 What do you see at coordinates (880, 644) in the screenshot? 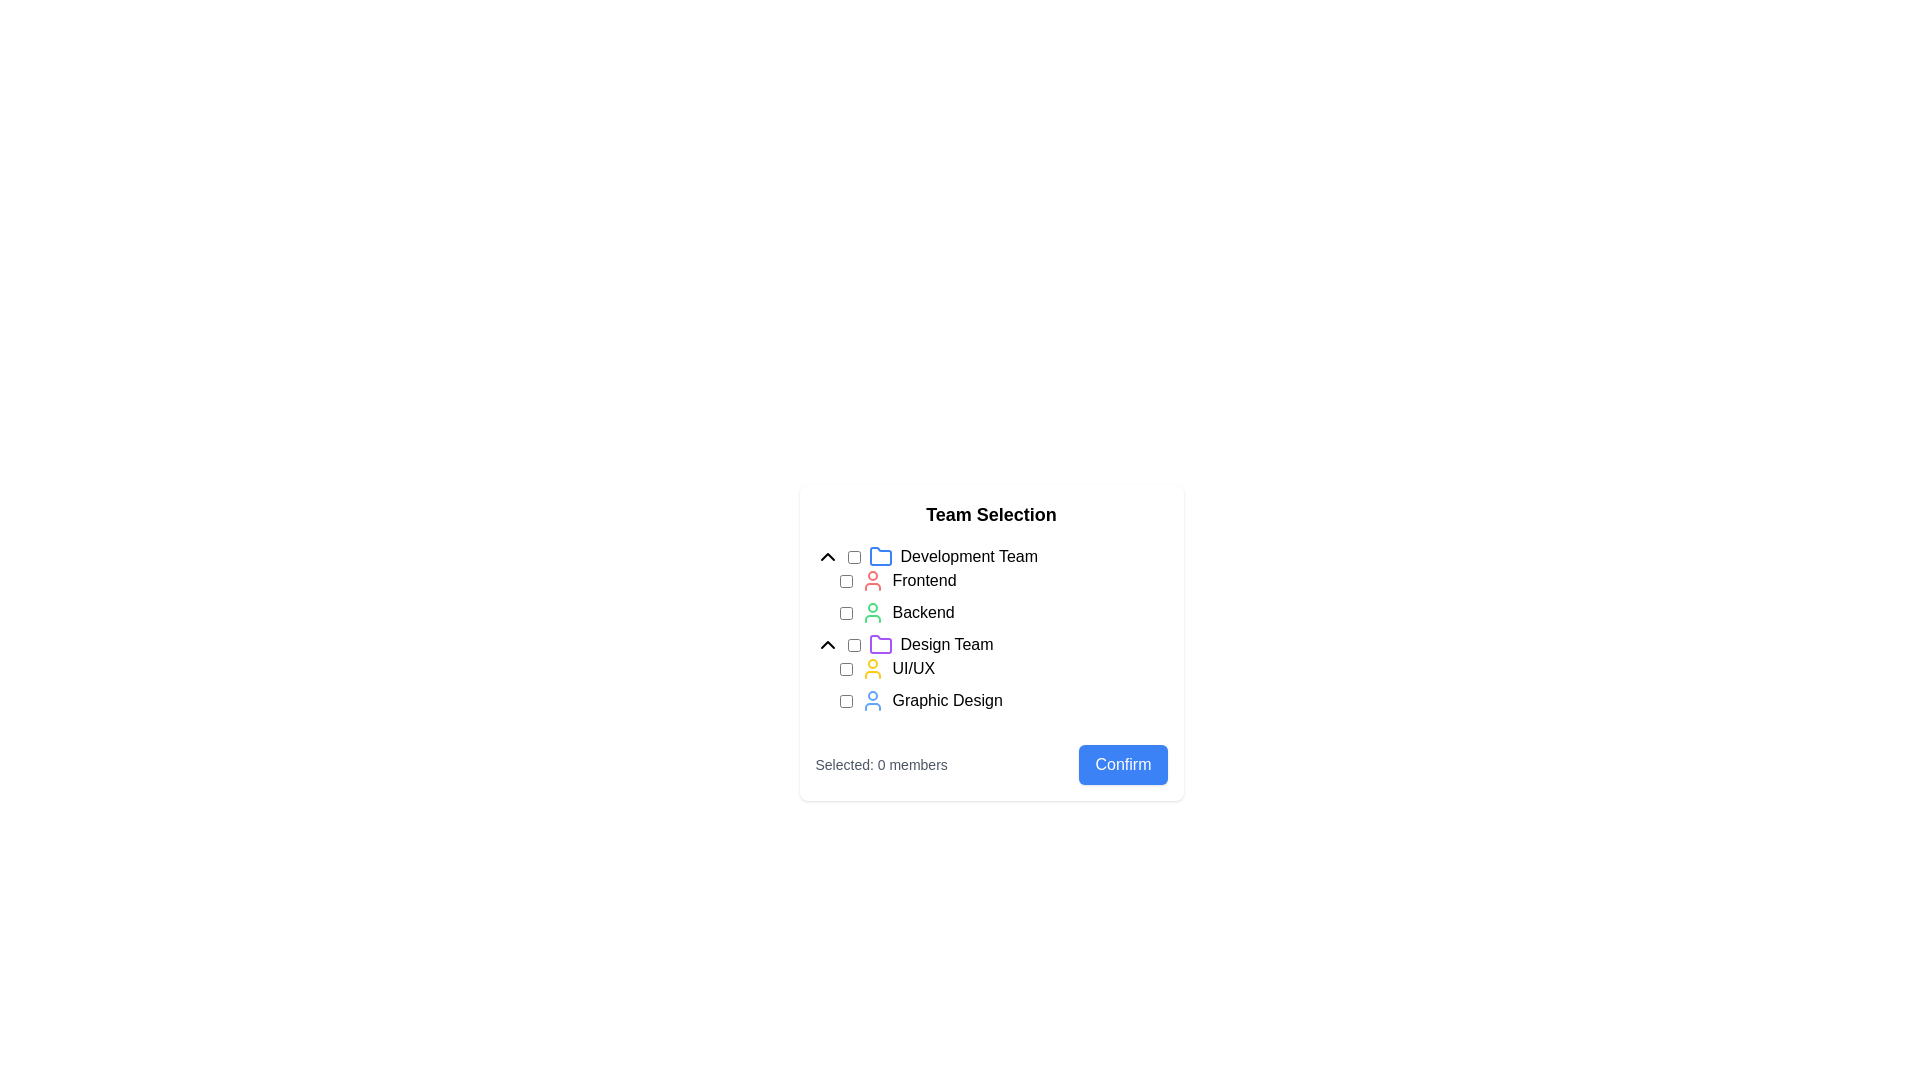
I see `the purple folder icon located to the left of the 'Design Team' text in the Team Selection section` at bounding box center [880, 644].